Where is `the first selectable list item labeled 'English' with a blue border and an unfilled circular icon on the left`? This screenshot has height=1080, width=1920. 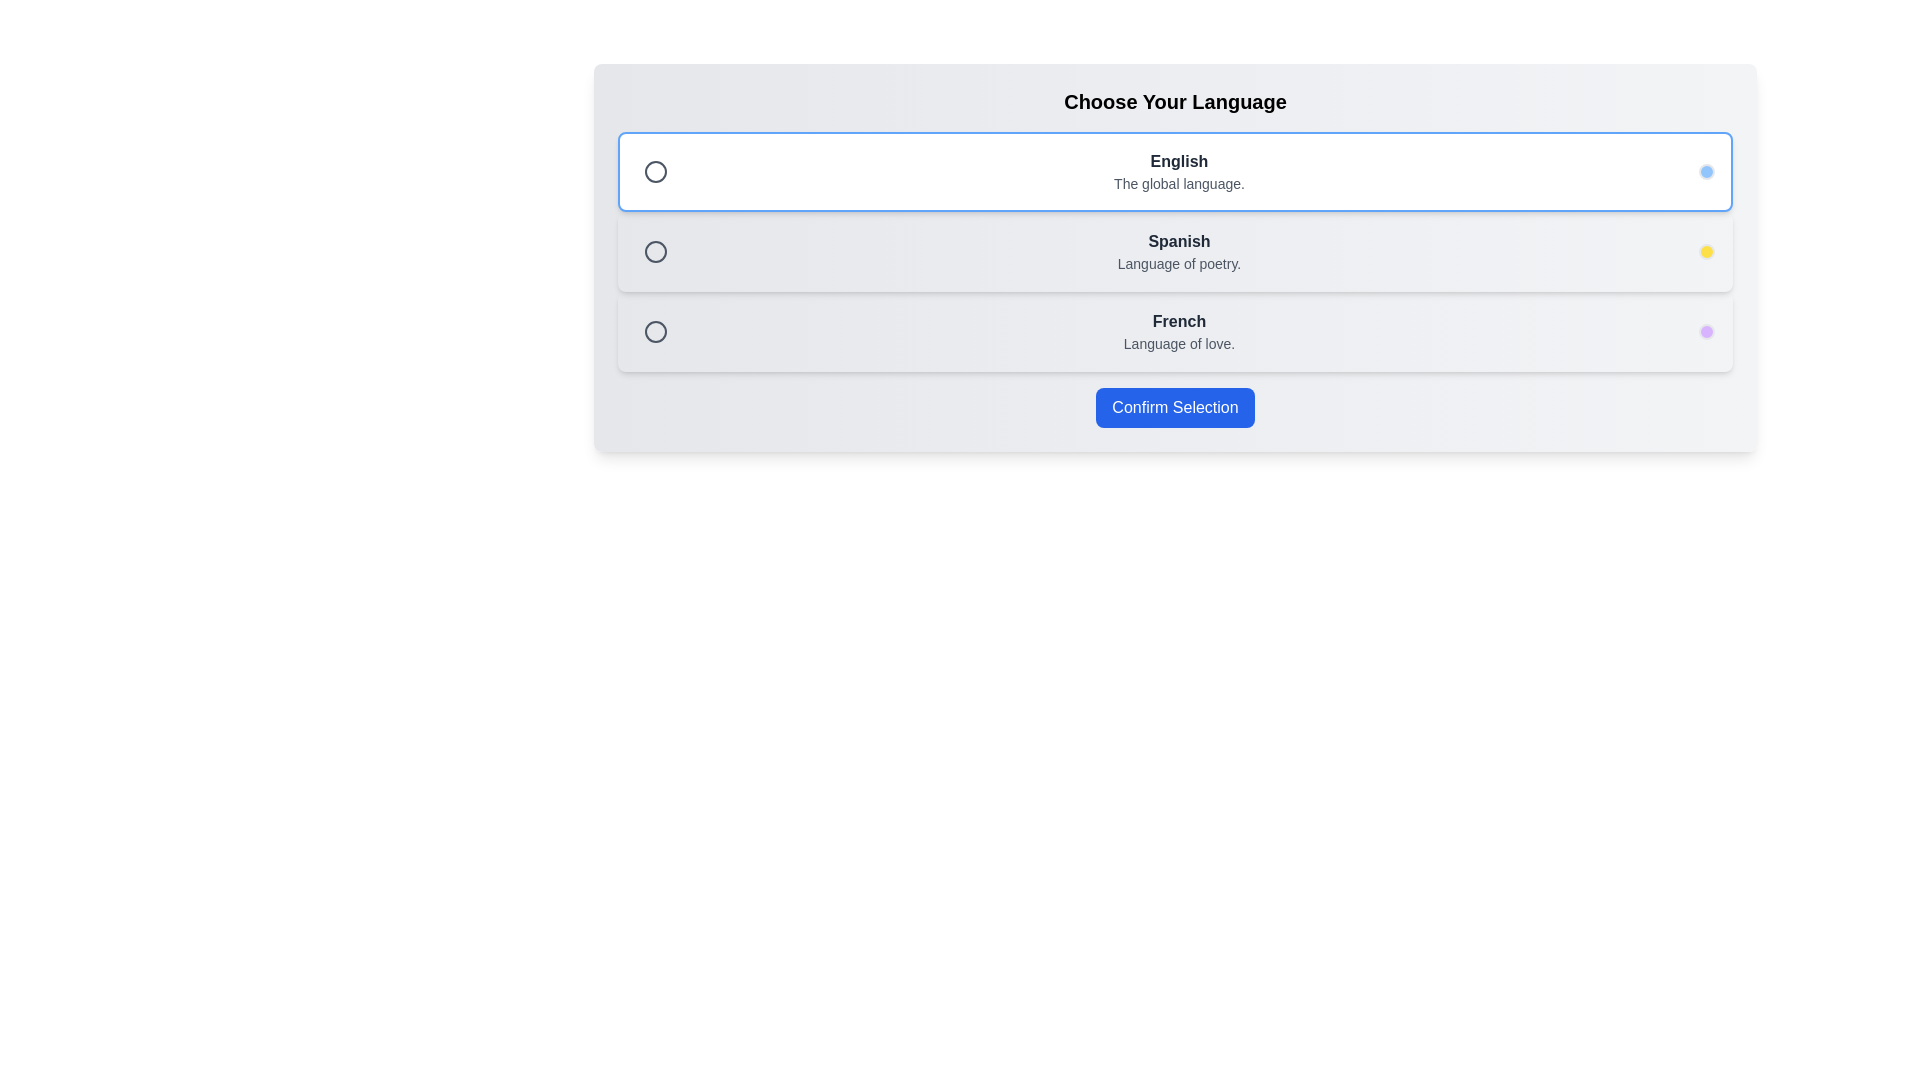 the first selectable list item labeled 'English' with a blue border and an unfilled circular icon on the left is located at coordinates (1175, 171).